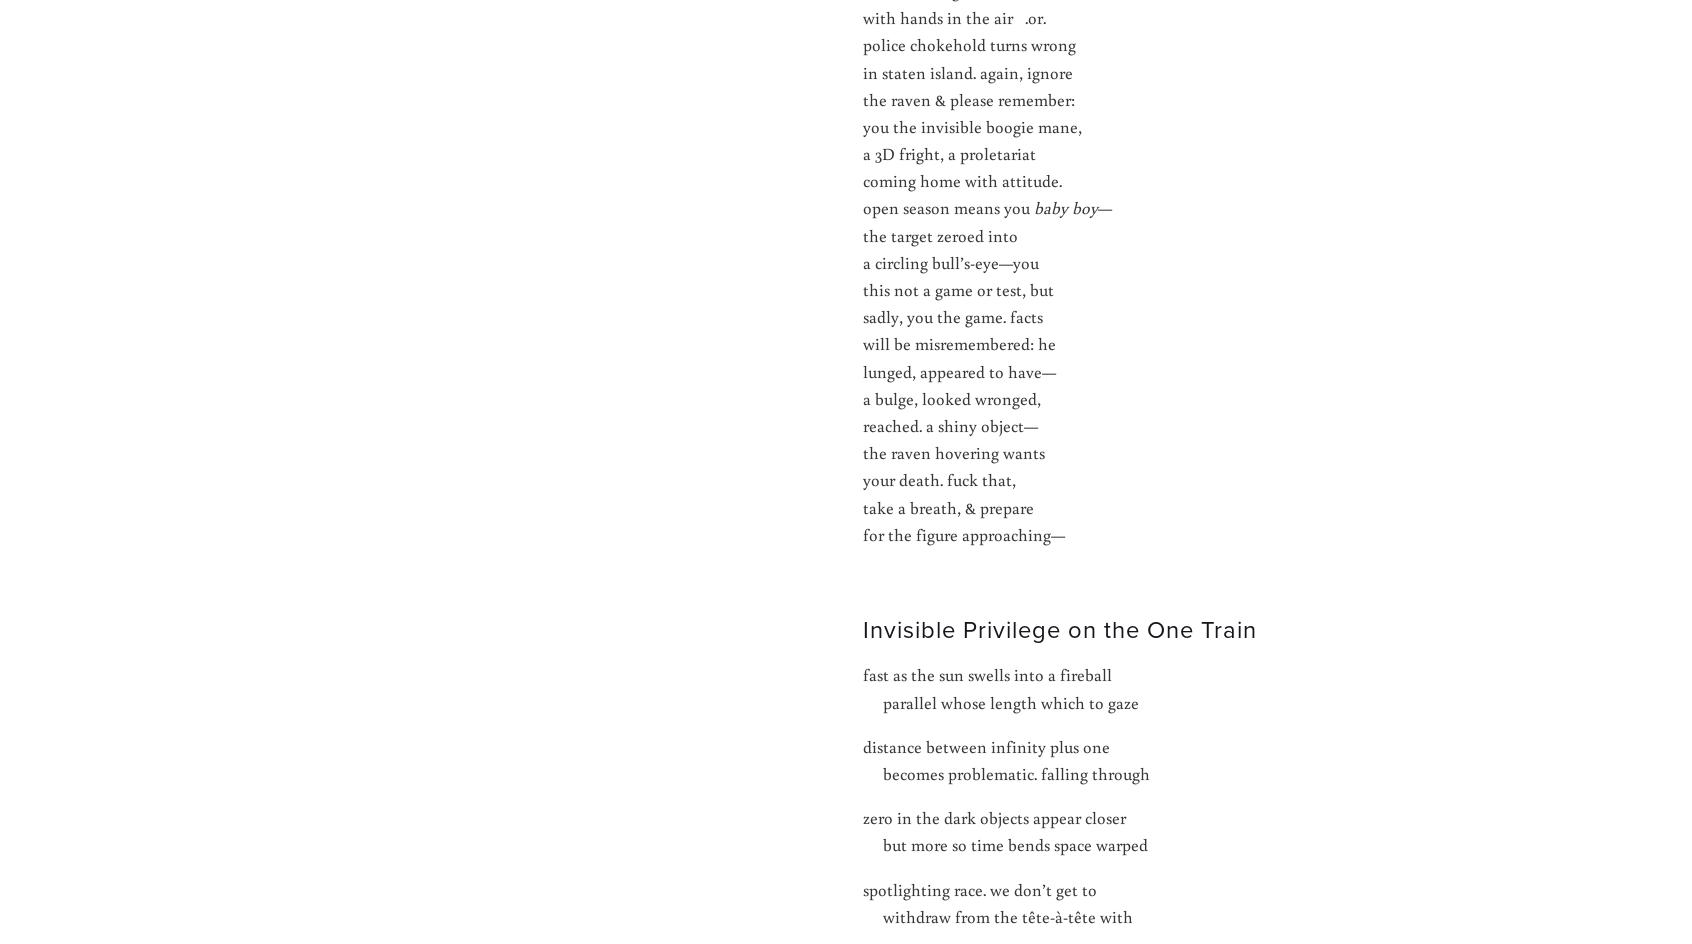 The height and width of the screenshot is (944, 1692). What do you see at coordinates (861, 506) in the screenshot?
I see `'take a breath, & prepare'` at bounding box center [861, 506].